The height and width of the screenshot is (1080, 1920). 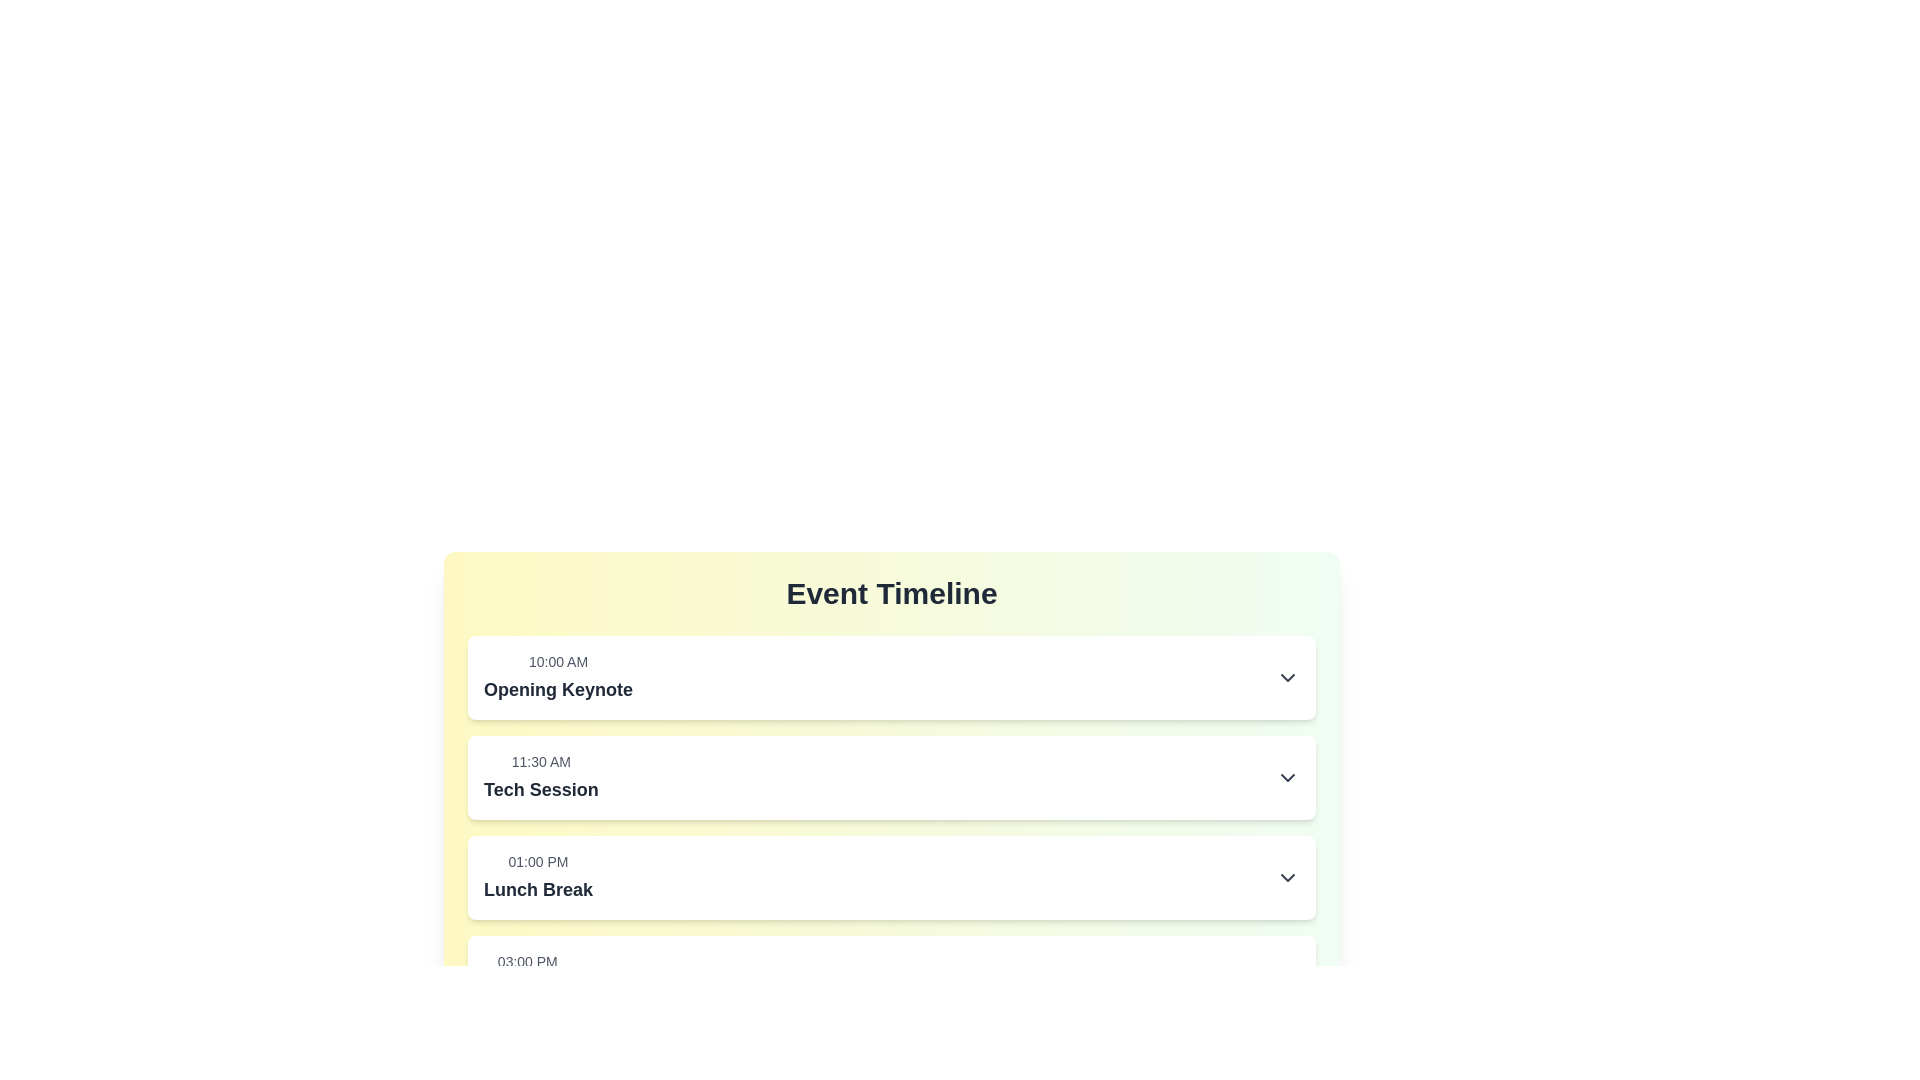 I want to click on text content of the Label displaying 'Opening Keynote' located in the top-left corner of the event timeline, which is highlighted in yellow, so click(x=558, y=677).